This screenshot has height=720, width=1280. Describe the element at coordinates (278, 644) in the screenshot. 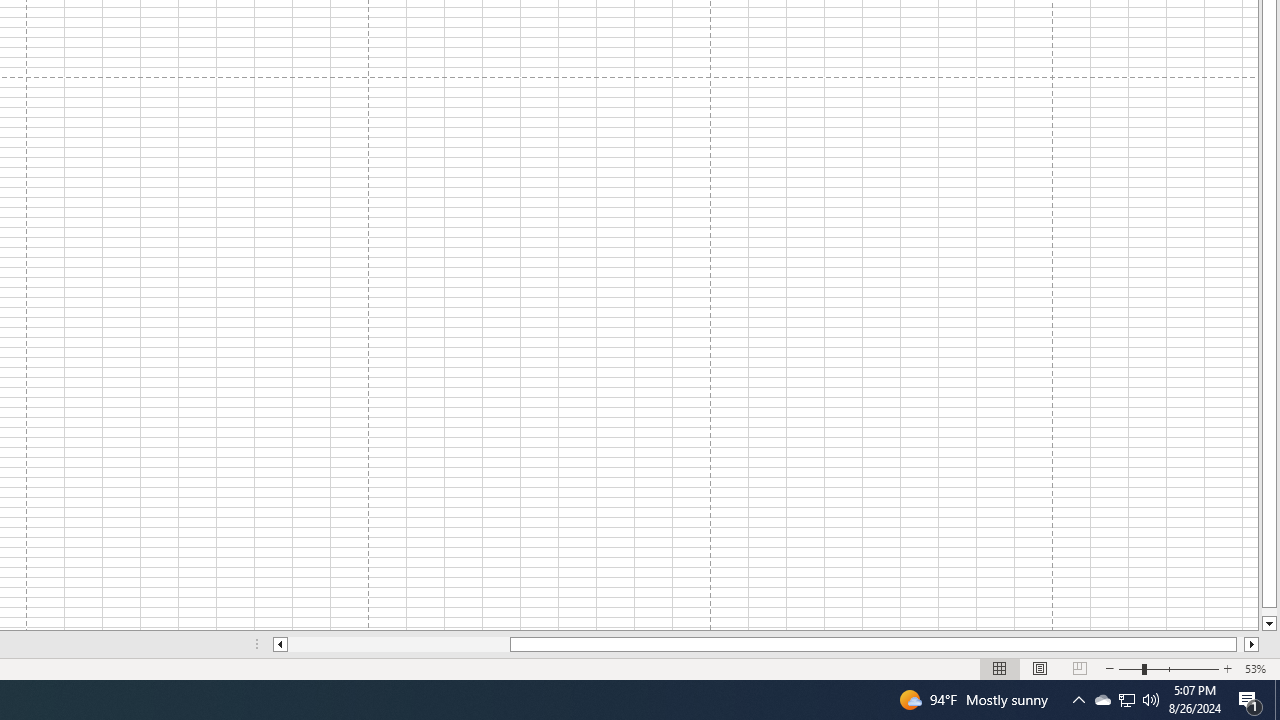

I see `'Column left'` at that location.